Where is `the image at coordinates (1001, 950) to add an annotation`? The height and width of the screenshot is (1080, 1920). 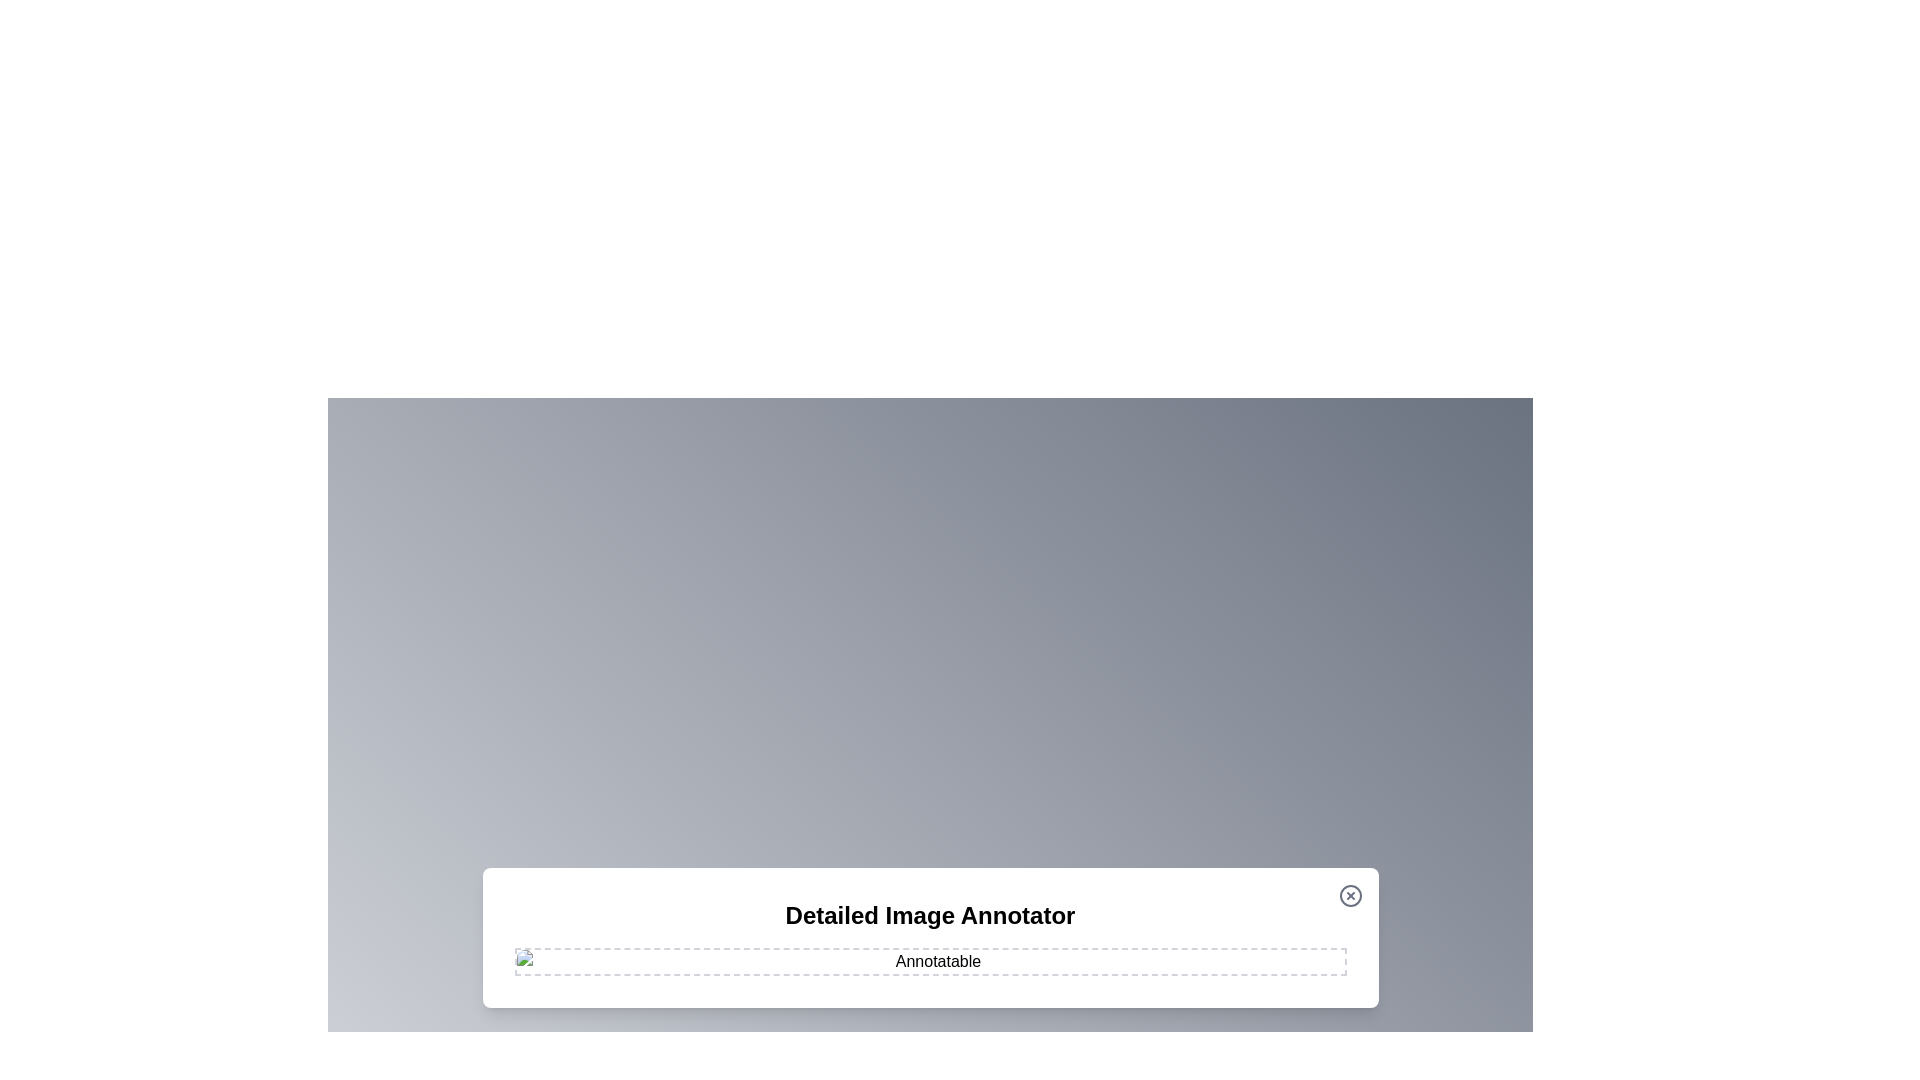 the image at coordinates (1001, 950) to add an annotation is located at coordinates (1001, 948).